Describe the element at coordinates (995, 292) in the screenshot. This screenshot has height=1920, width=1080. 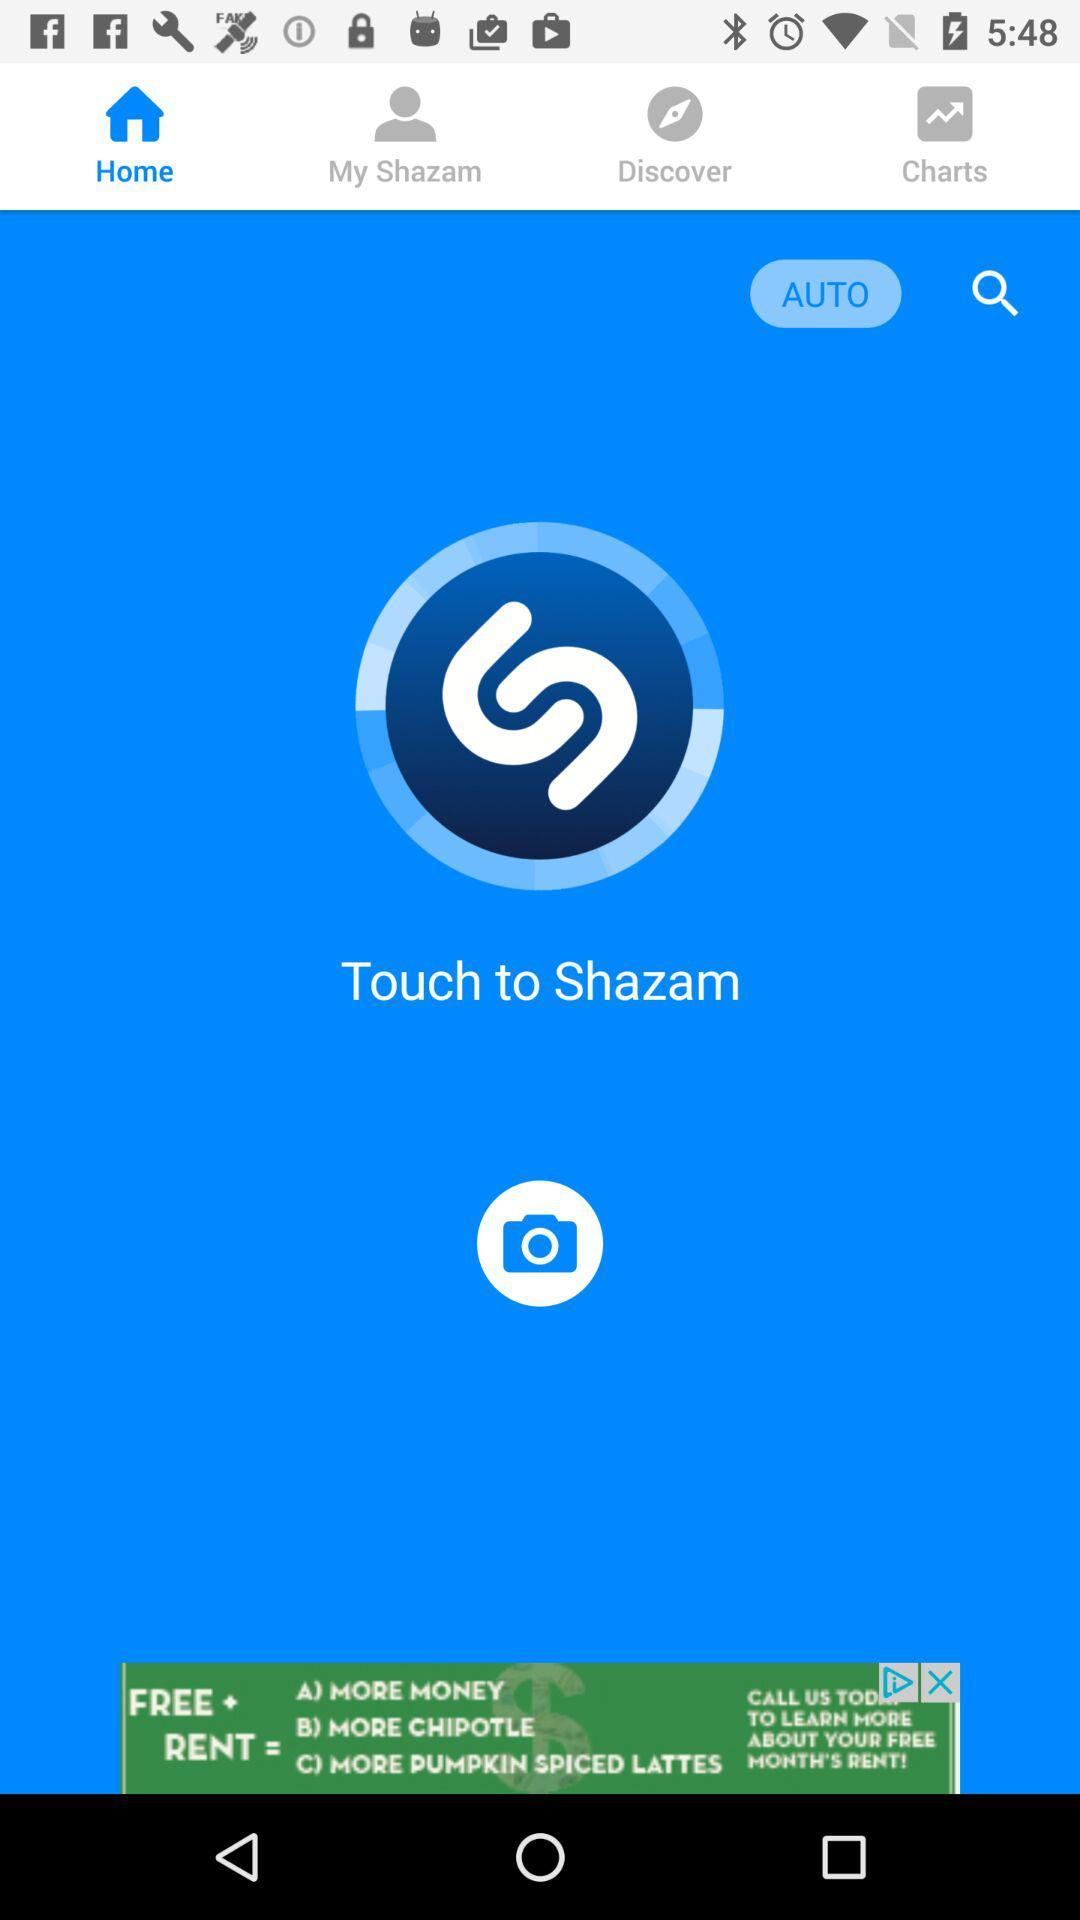
I see `search toggle` at that location.